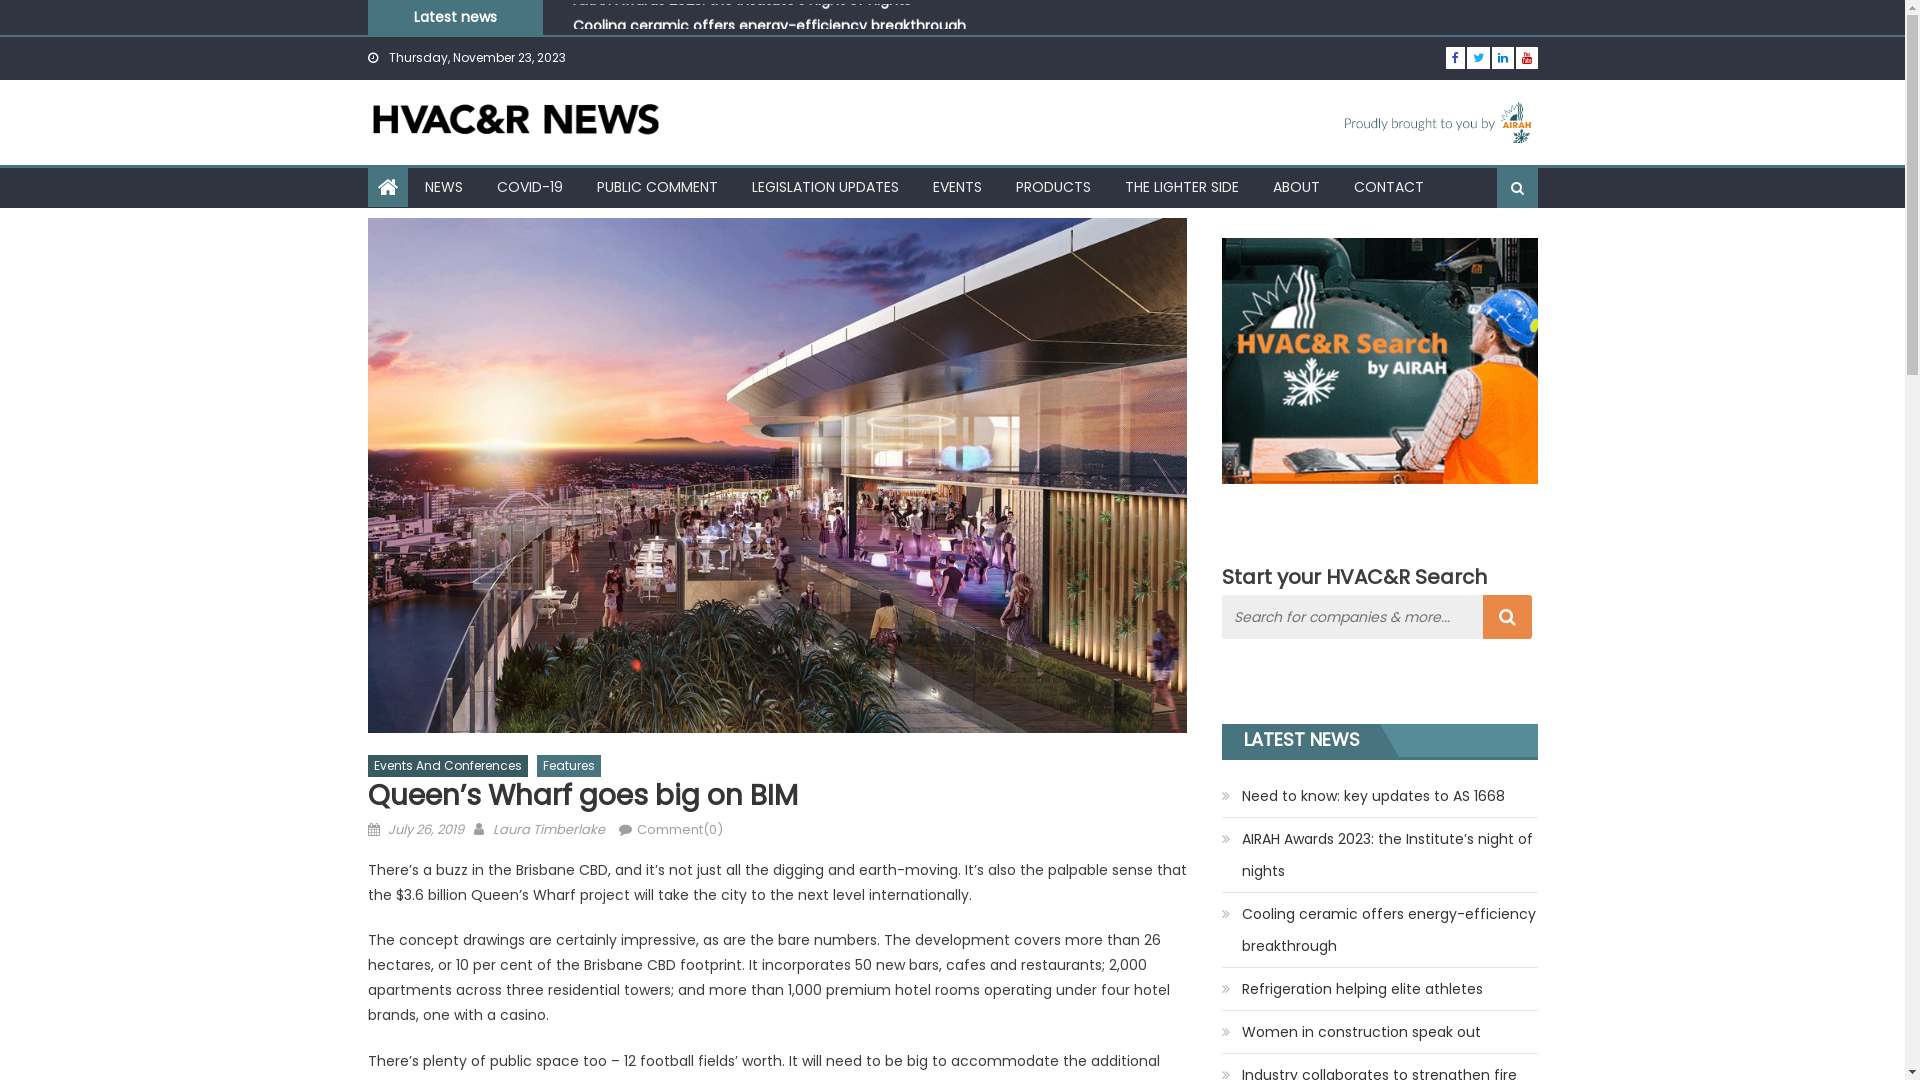  Describe the element at coordinates (1051, 186) in the screenshot. I see `'PRODUCTS'` at that location.